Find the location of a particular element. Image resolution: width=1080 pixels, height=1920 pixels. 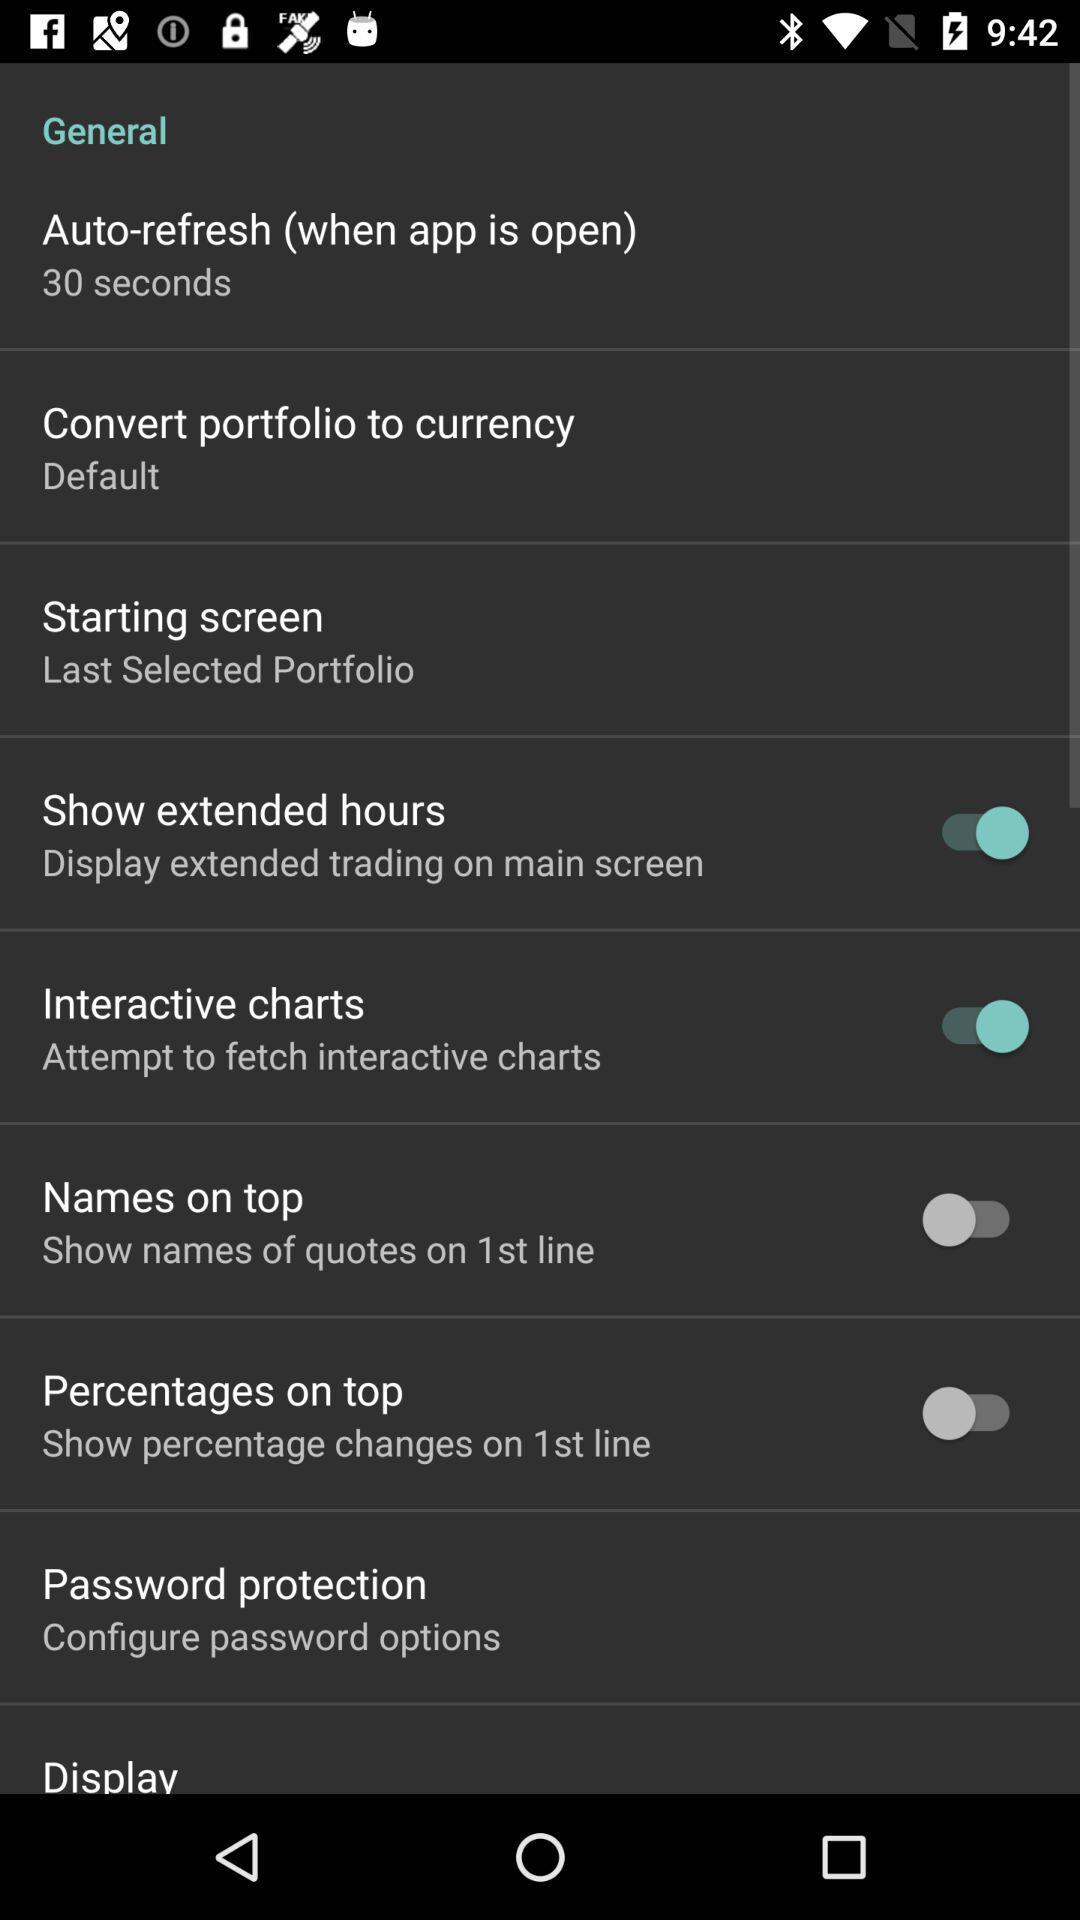

the item above 30 seconds item is located at coordinates (338, 228).